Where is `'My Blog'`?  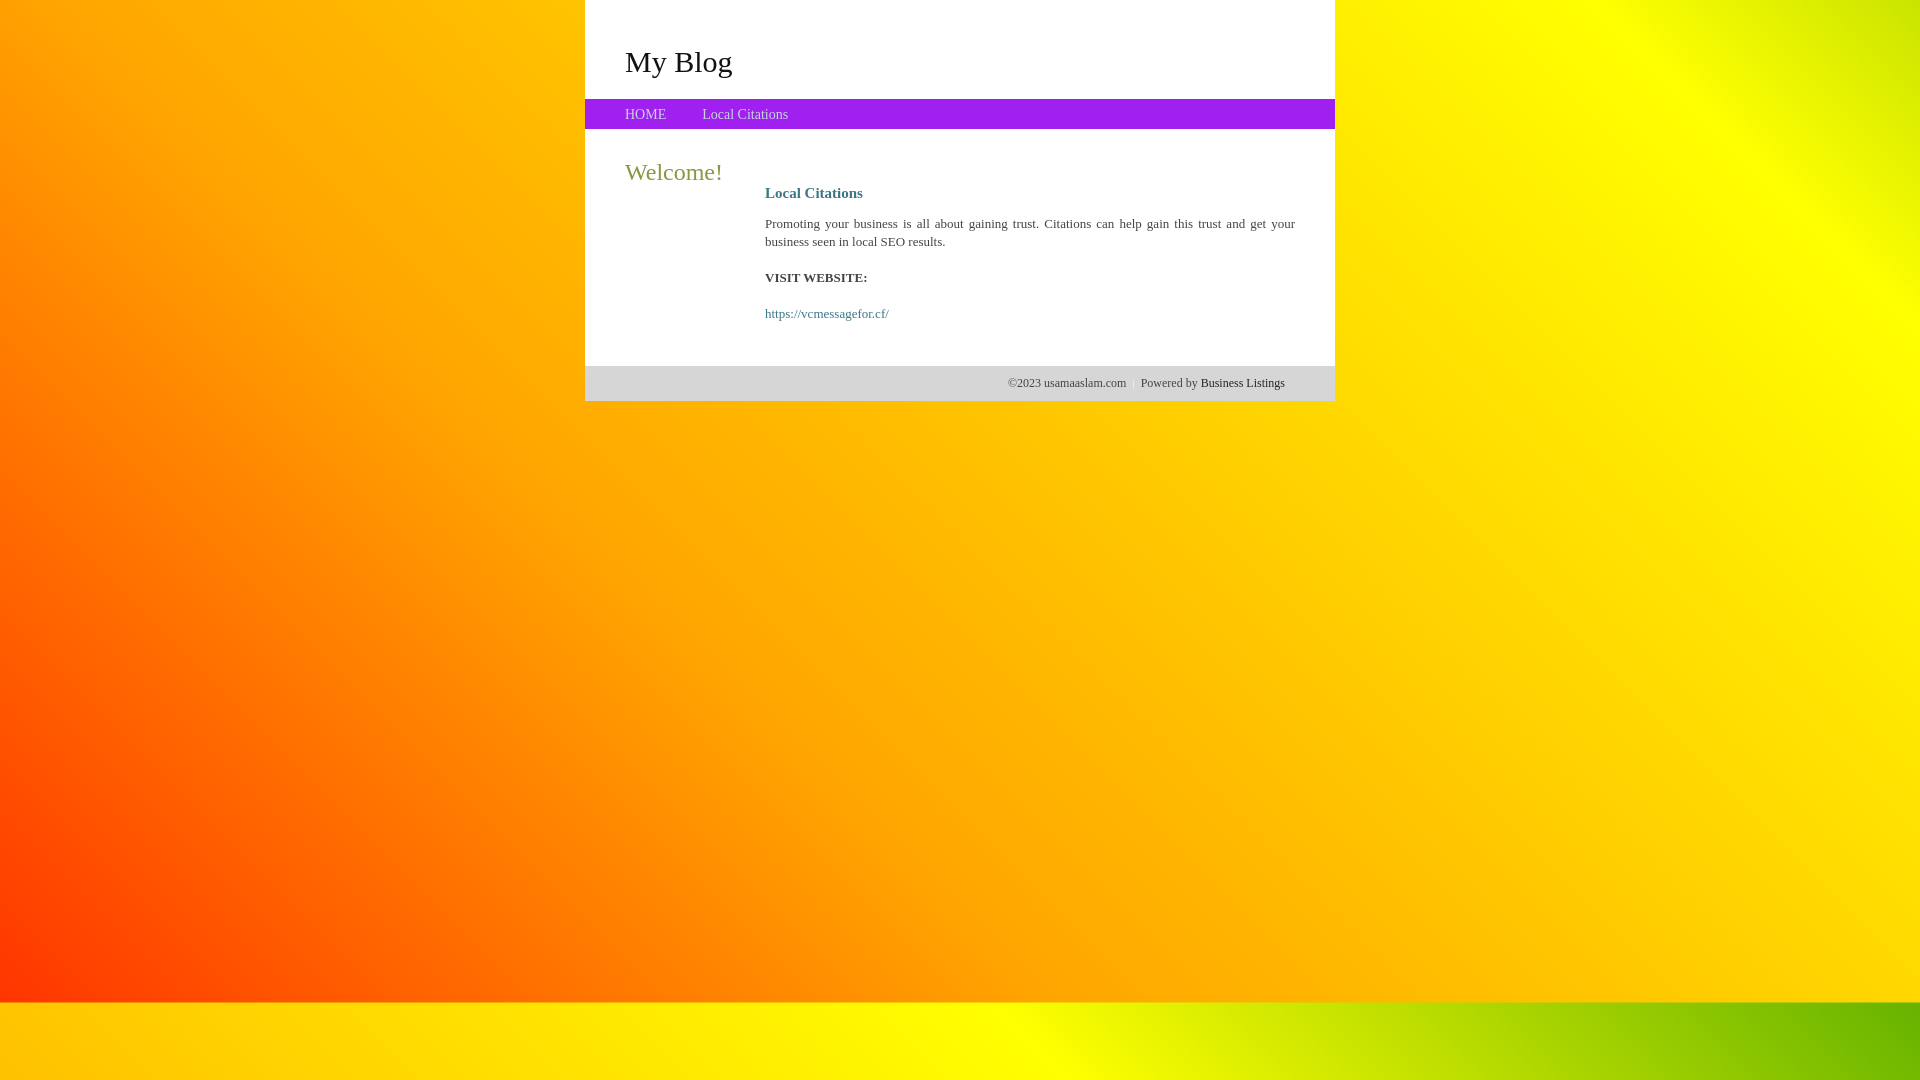
'My Blog' is located at coordinates (678, 60).